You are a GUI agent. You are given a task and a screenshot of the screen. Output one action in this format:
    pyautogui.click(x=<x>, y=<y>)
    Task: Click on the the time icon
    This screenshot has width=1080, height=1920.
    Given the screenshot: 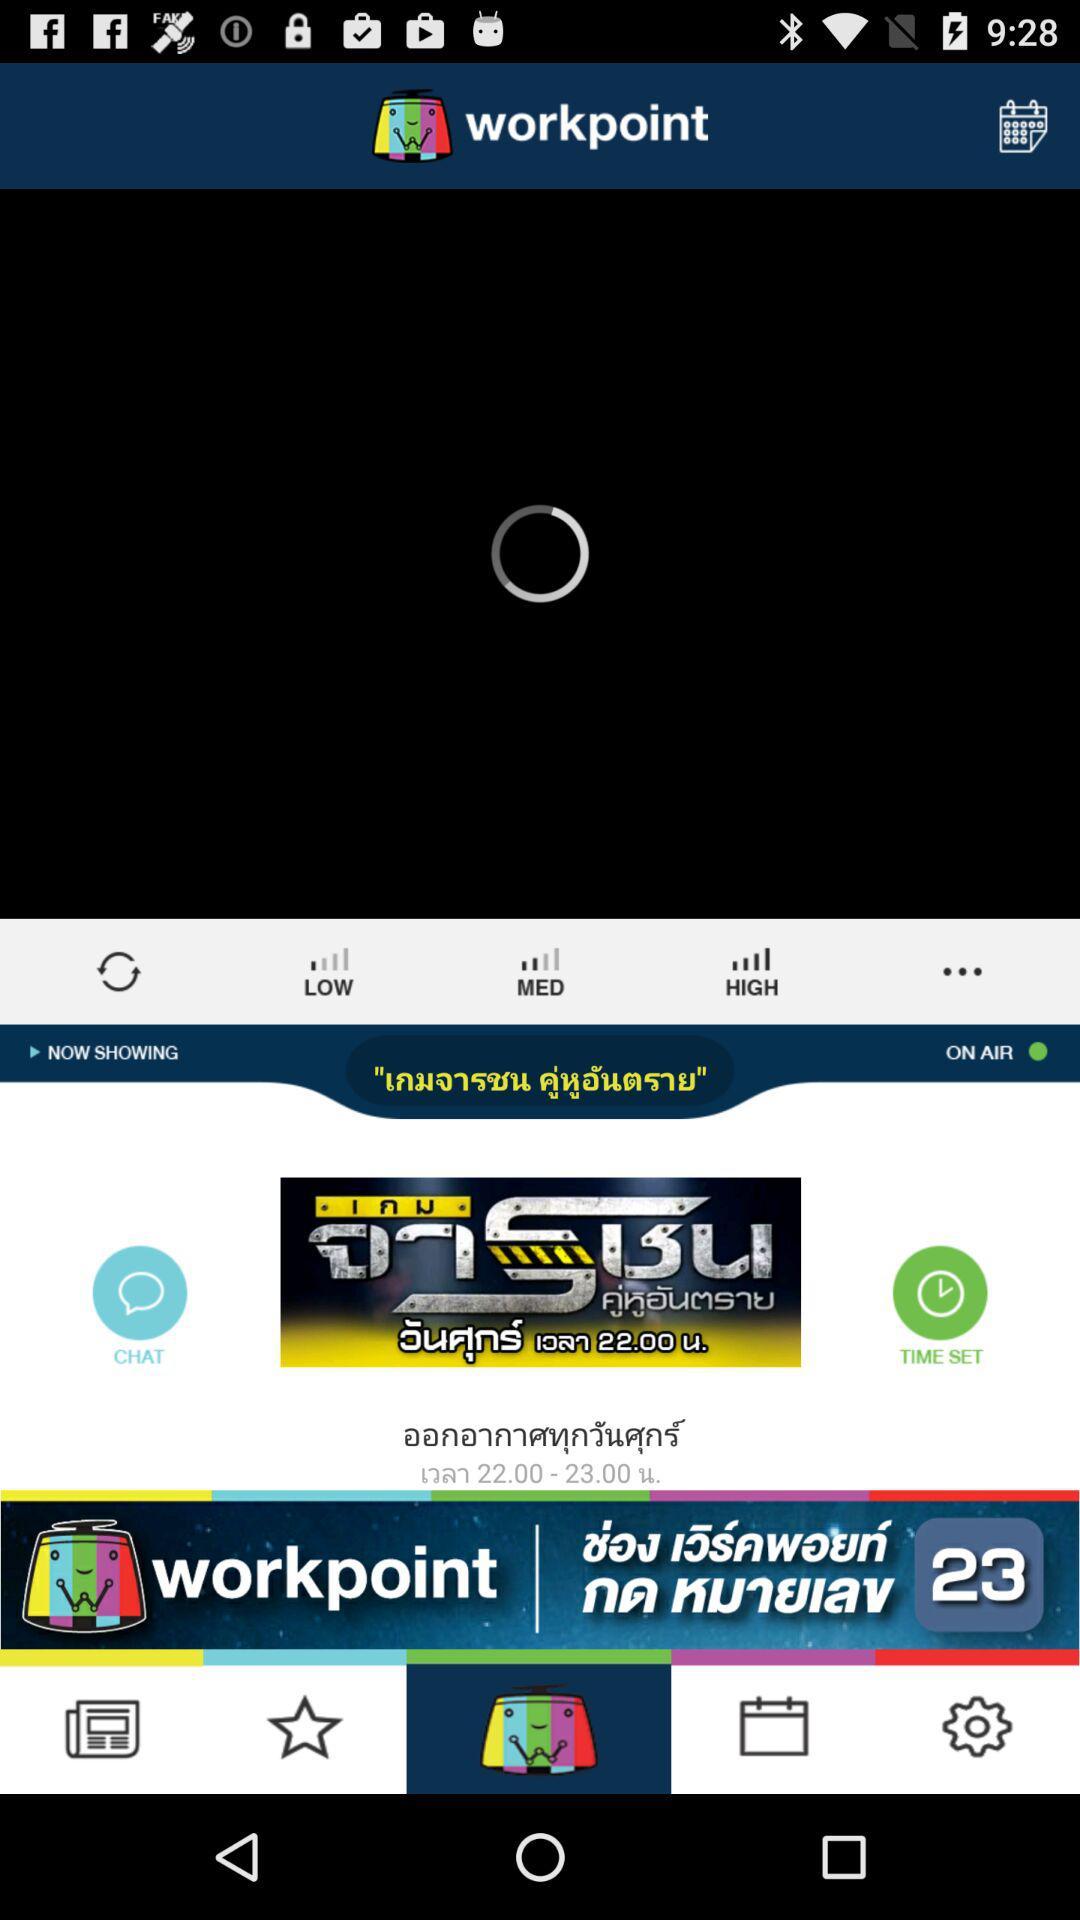 What is the action you would take?
    pyautogui.click(x=940, y=1395)
    